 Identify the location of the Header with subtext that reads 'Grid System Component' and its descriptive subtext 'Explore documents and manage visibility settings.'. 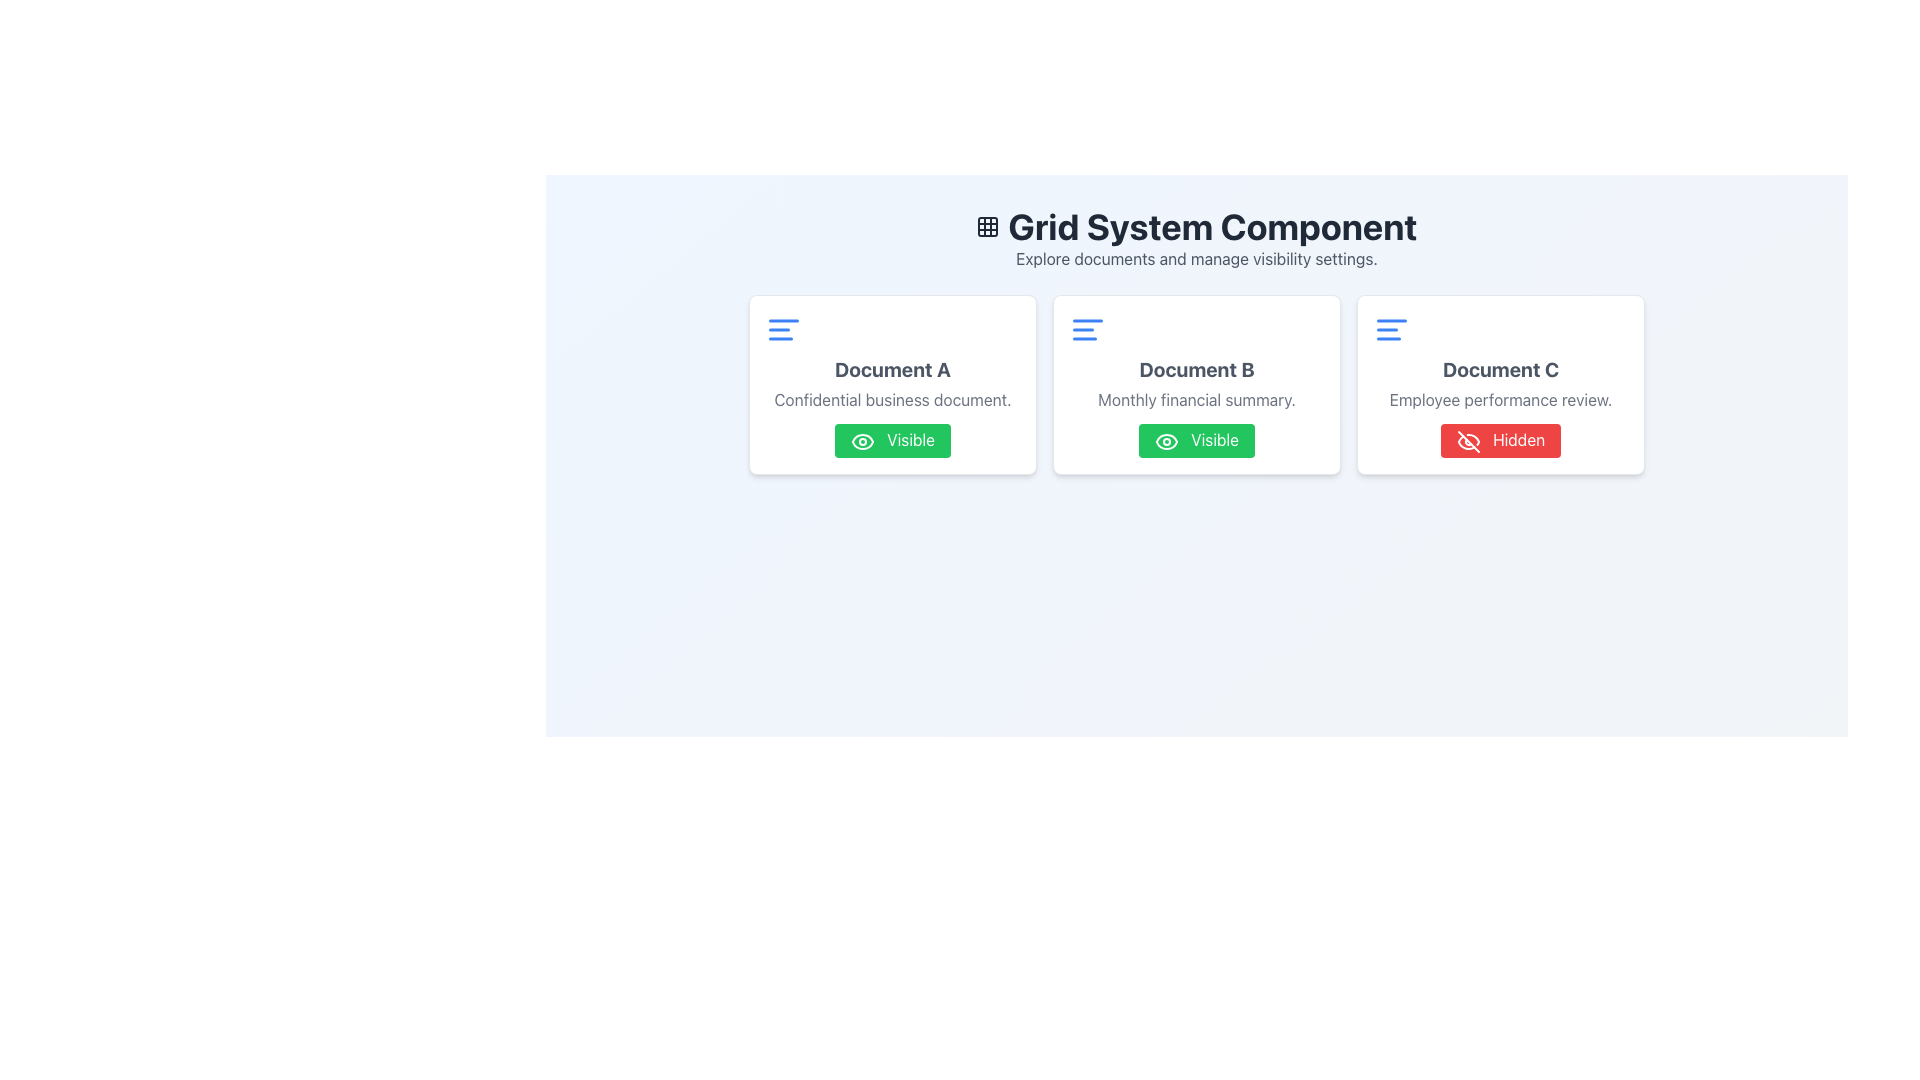
(1196, 238).